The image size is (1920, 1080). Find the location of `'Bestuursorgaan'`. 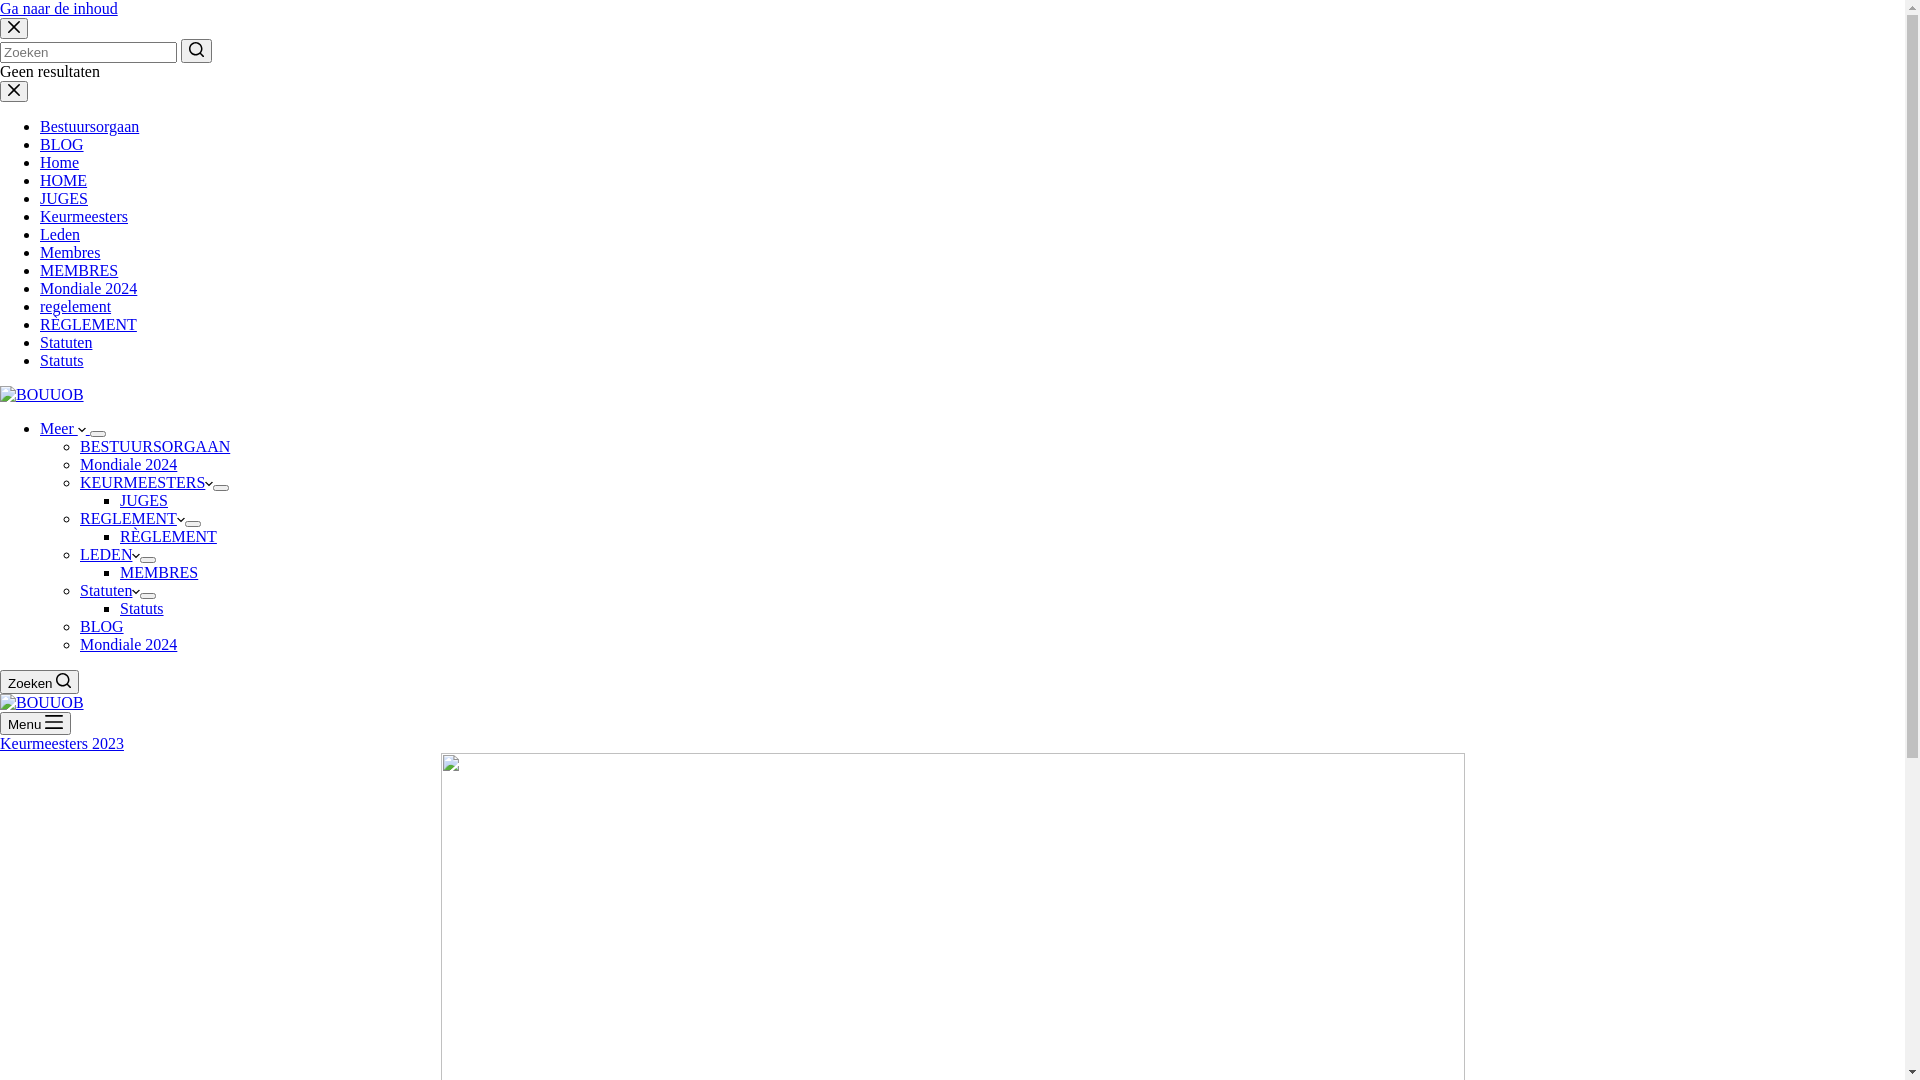

'Bestuursorgaan' is located at coordinates (88, 126).